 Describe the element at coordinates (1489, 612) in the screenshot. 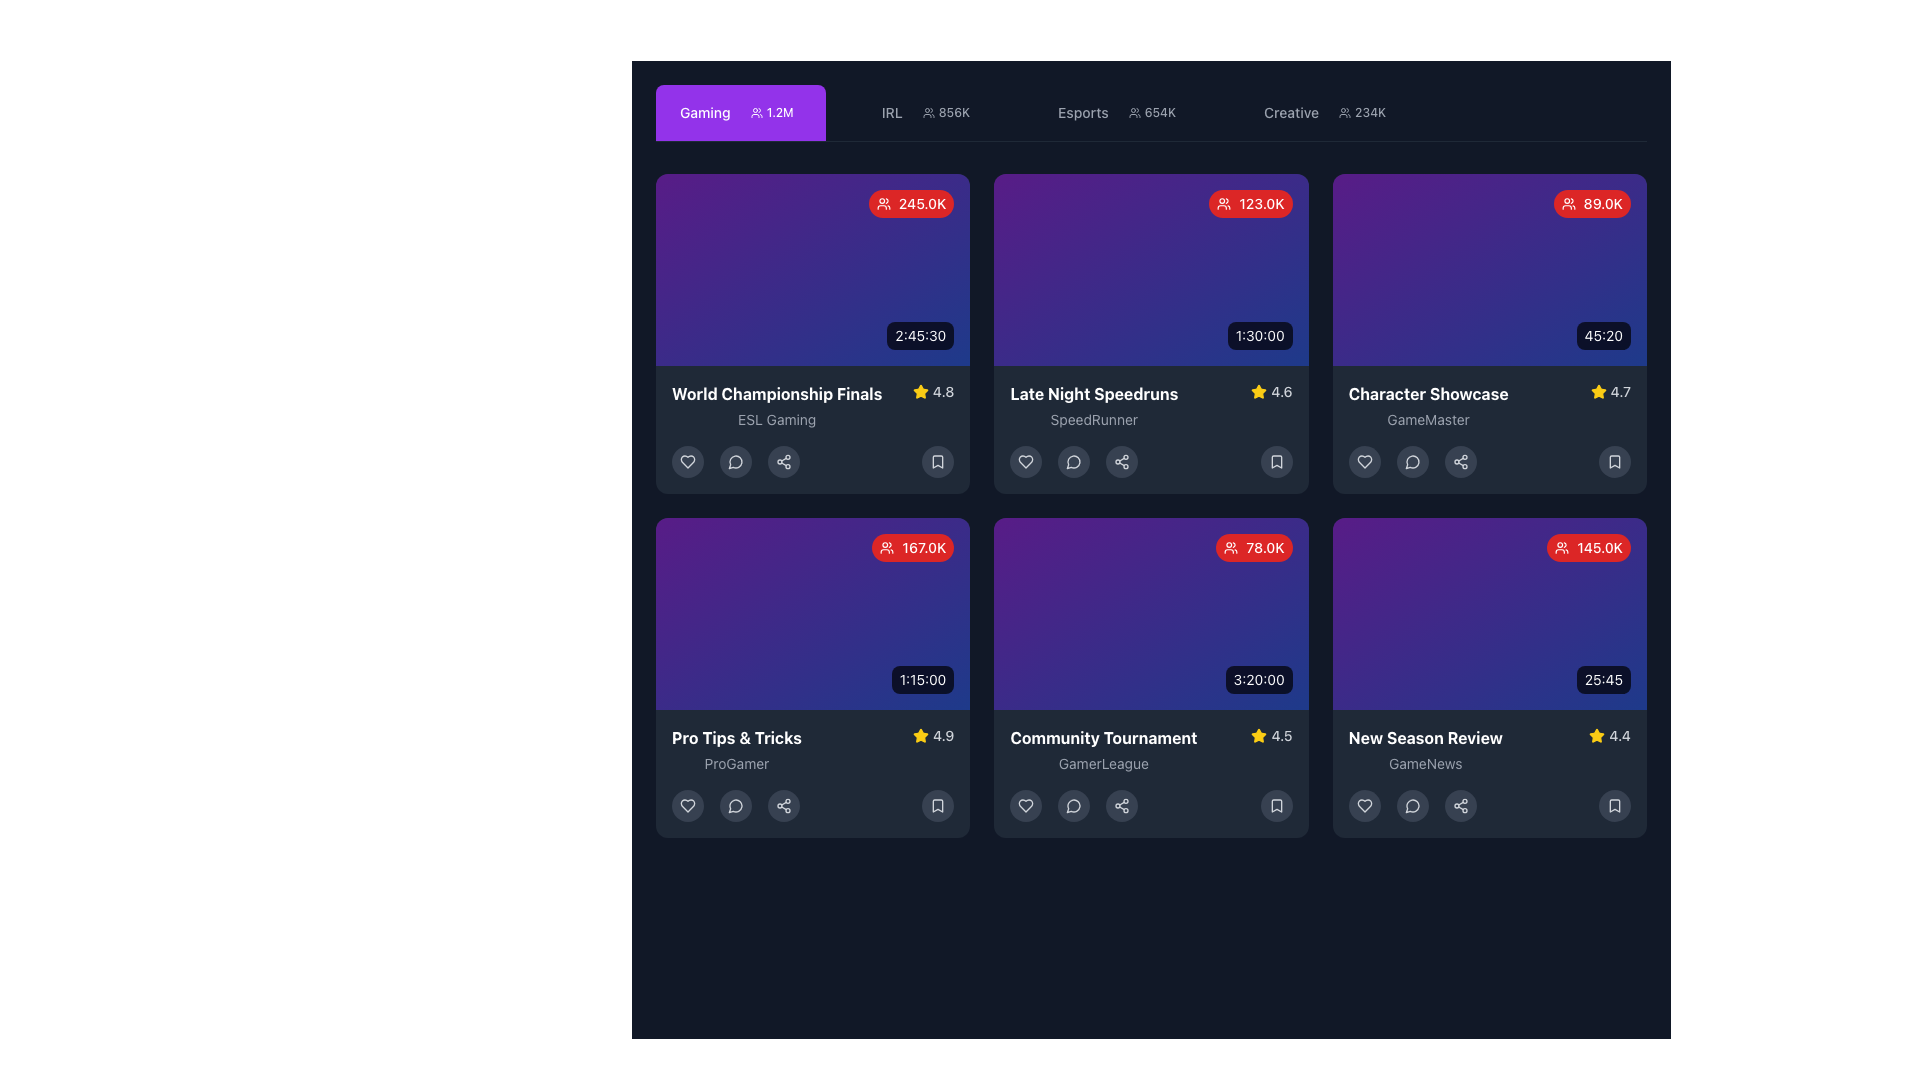

I see `to select the card with a purple gradient background that contains viewer count '145.0K' and time duration '25:45' in the bottom-right corner` at that location.